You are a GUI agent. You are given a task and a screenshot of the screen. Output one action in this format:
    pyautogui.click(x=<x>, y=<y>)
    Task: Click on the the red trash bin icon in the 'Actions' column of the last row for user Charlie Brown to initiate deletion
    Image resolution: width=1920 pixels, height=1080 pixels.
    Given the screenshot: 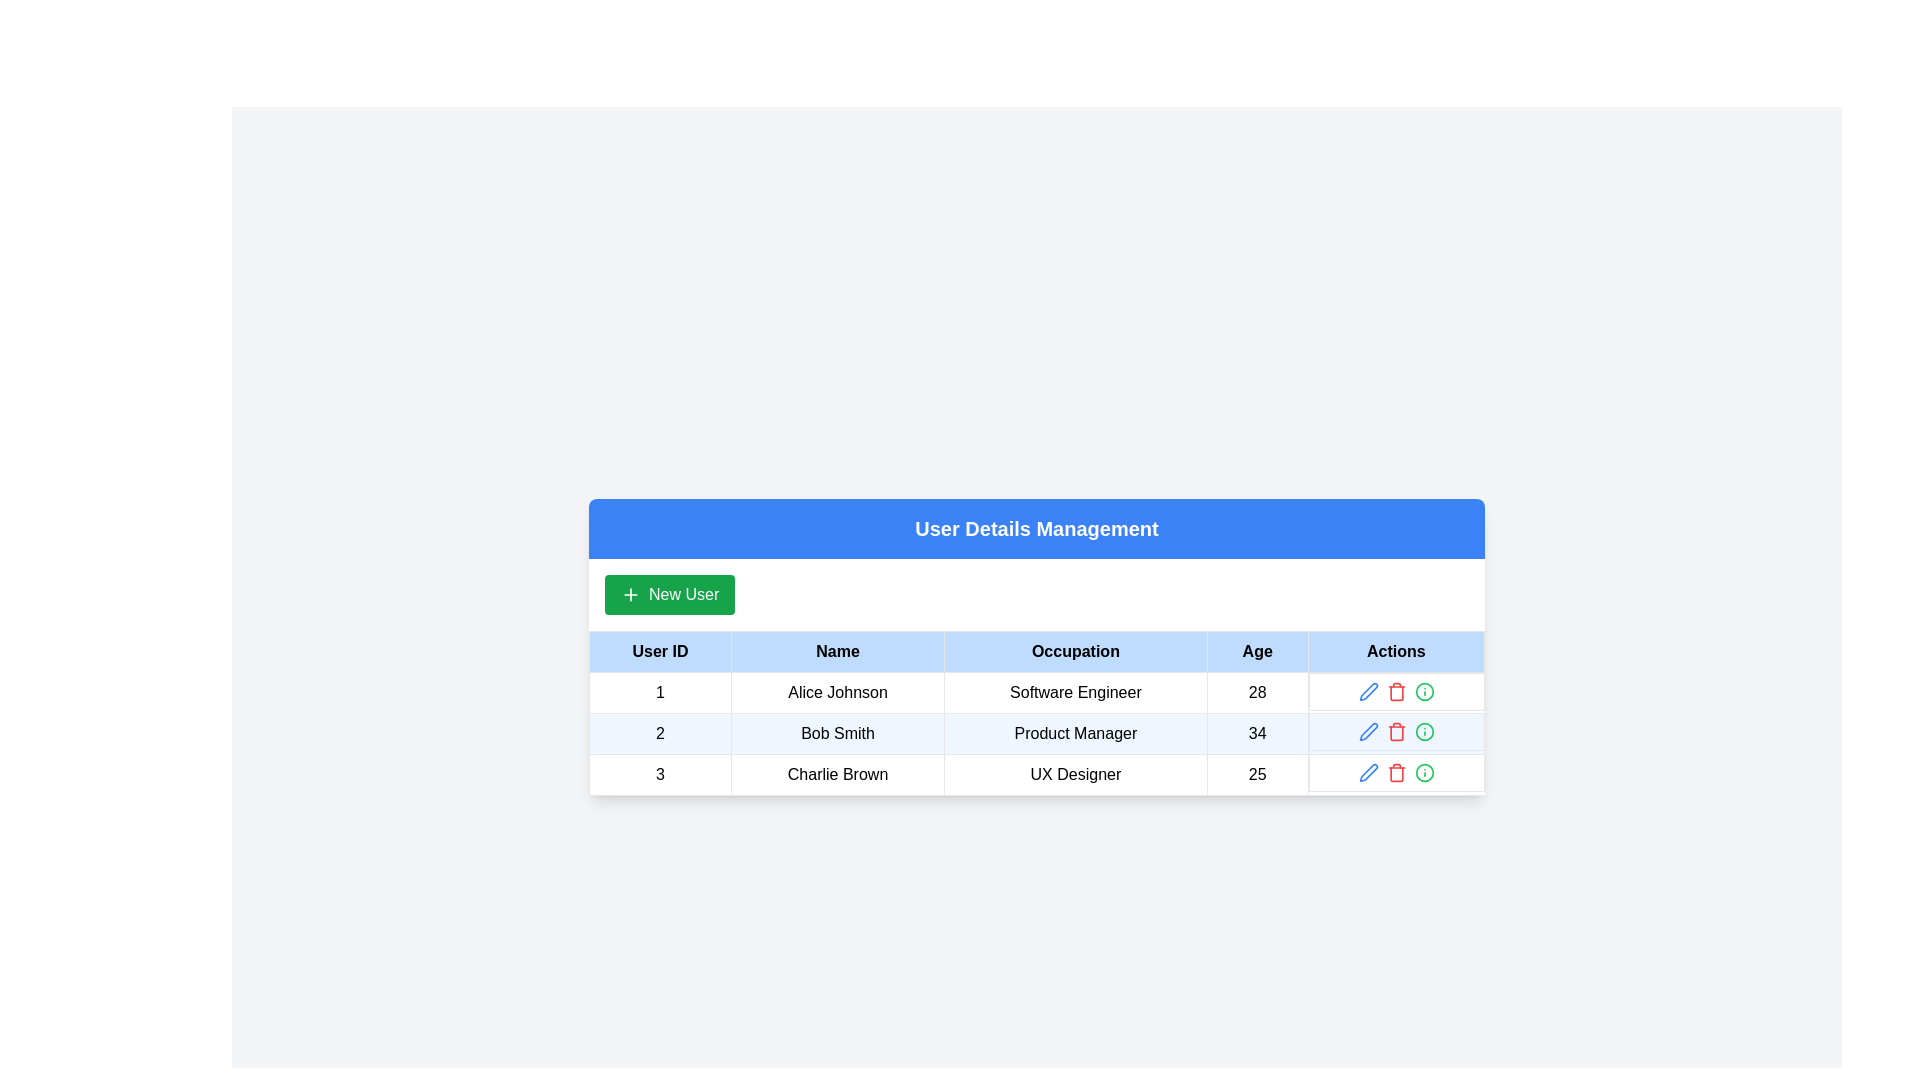 What is the action you would take?
    pyautogui.click(x=1395, y=771)
    